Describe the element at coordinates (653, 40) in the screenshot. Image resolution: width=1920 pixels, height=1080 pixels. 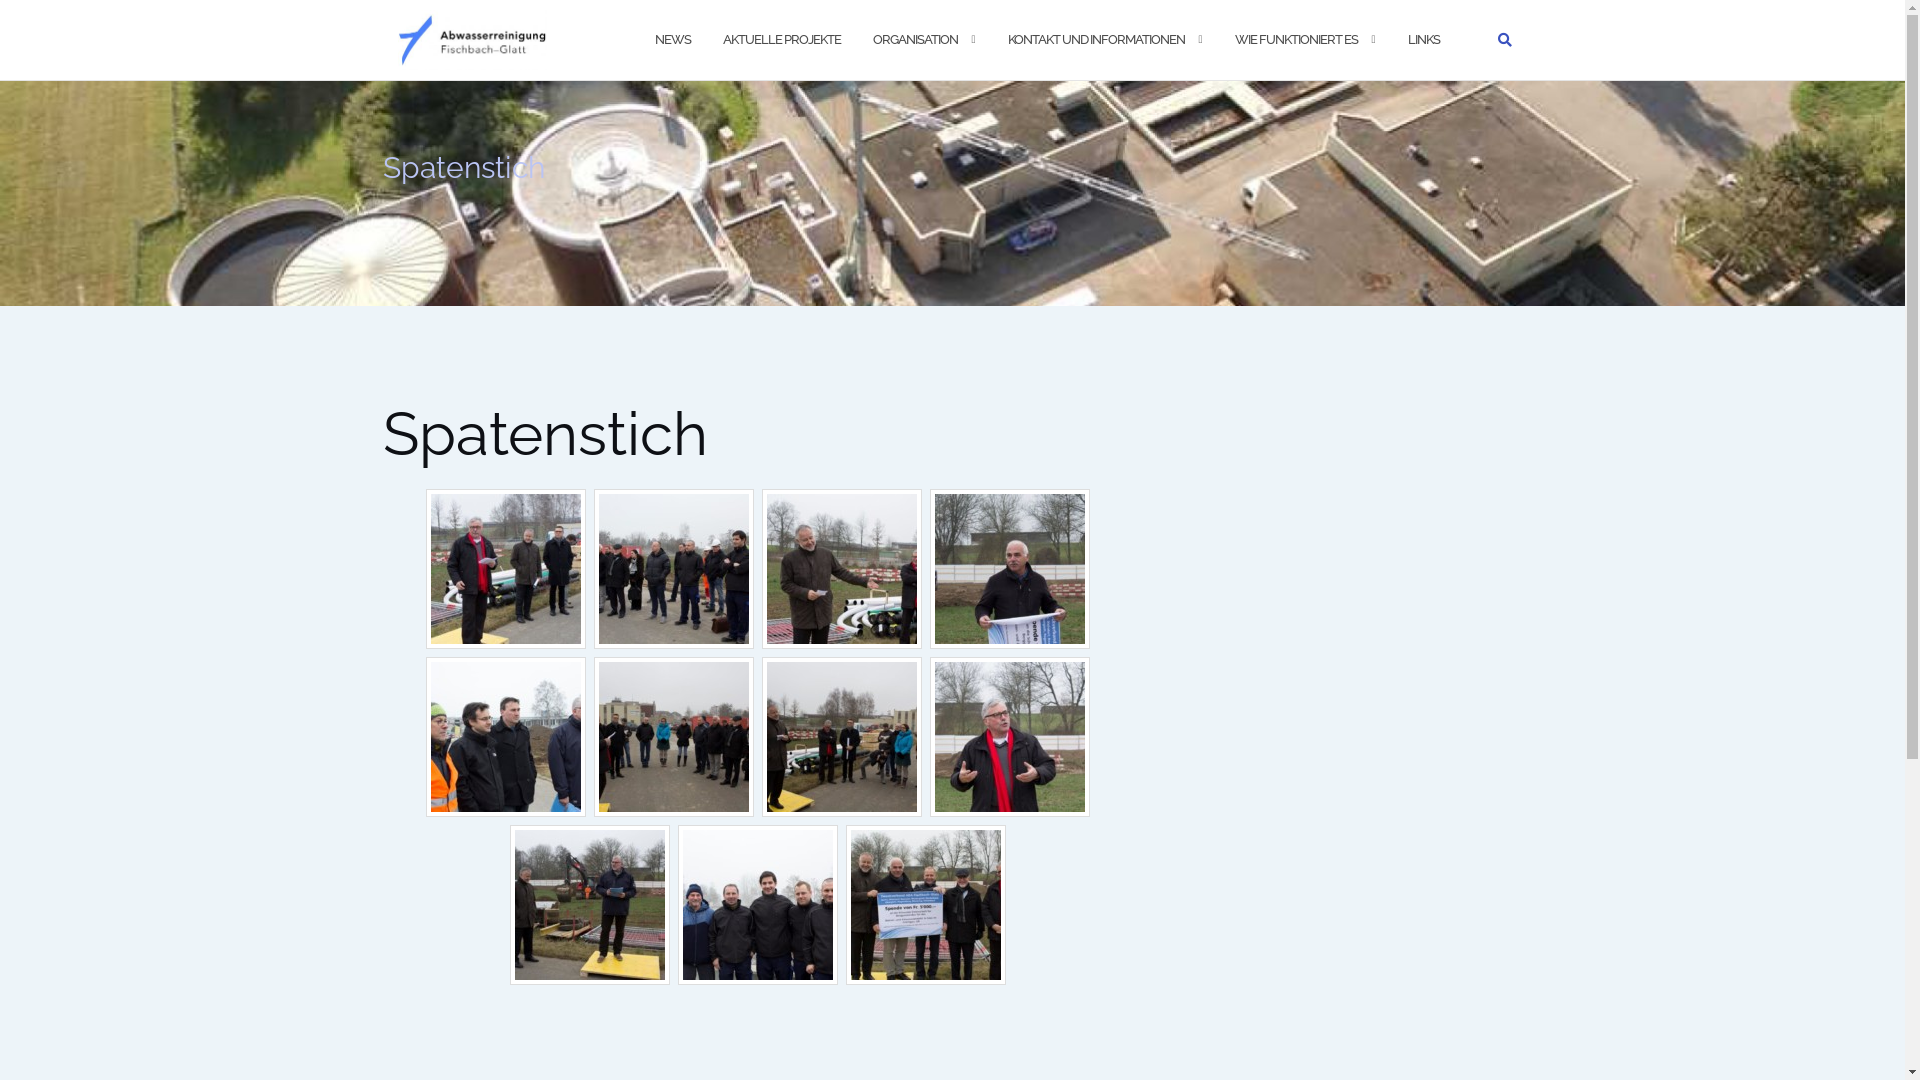
I see `'NEWS'` at that location.